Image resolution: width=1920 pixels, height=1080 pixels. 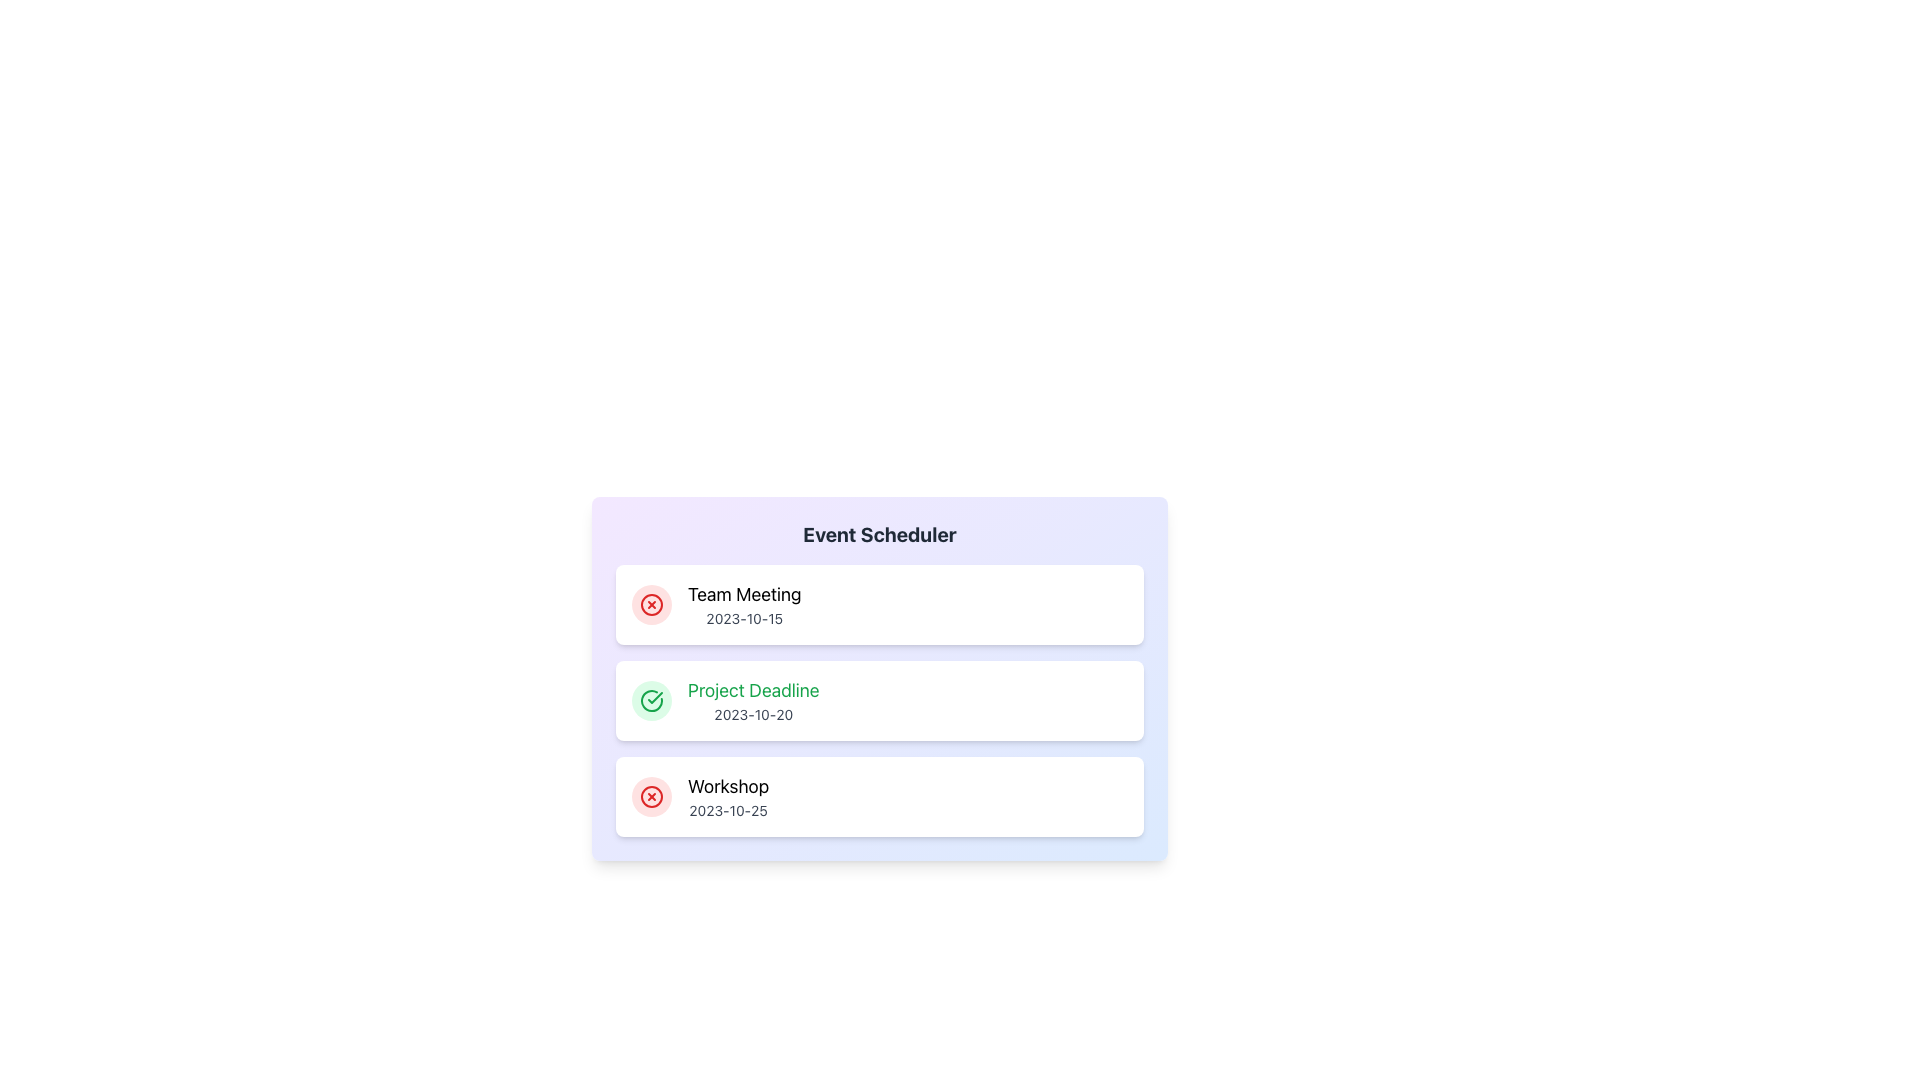 I want to click on the circular red icon with a red 'X' symbol, located at the left side of the 'Team Meeting' event card, so click(x=652, y=604).